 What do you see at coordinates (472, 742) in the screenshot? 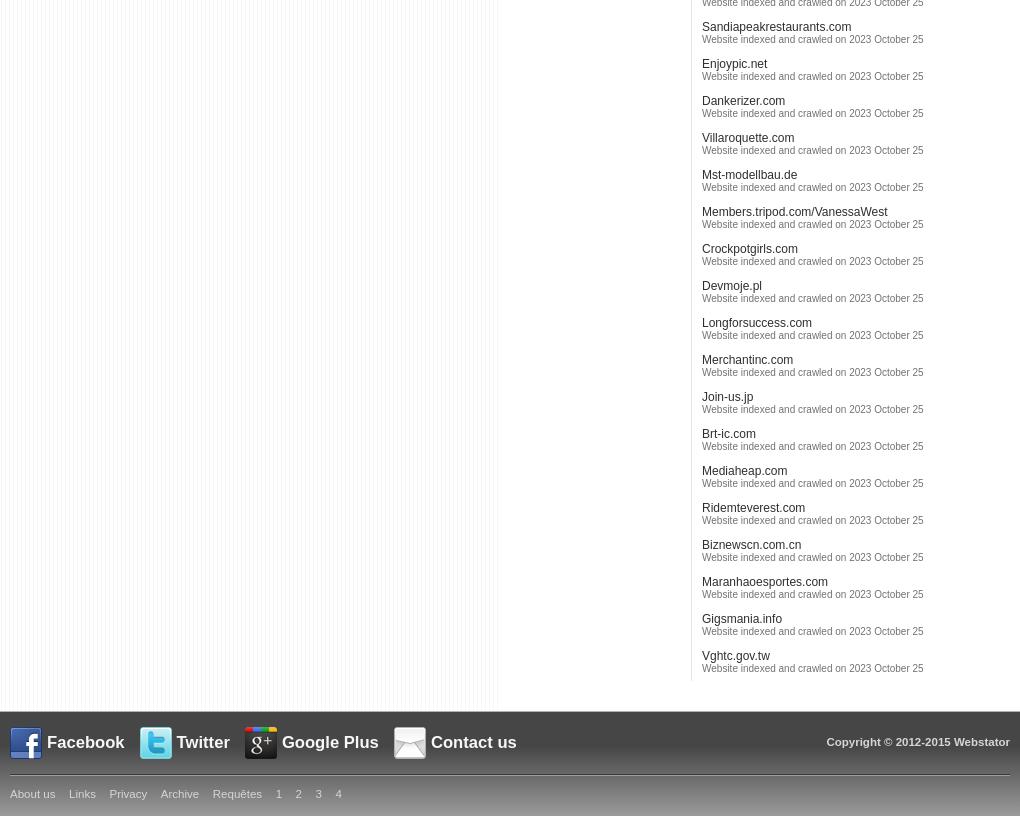
I see `'Contact us'` at bounding box center [472, 742].